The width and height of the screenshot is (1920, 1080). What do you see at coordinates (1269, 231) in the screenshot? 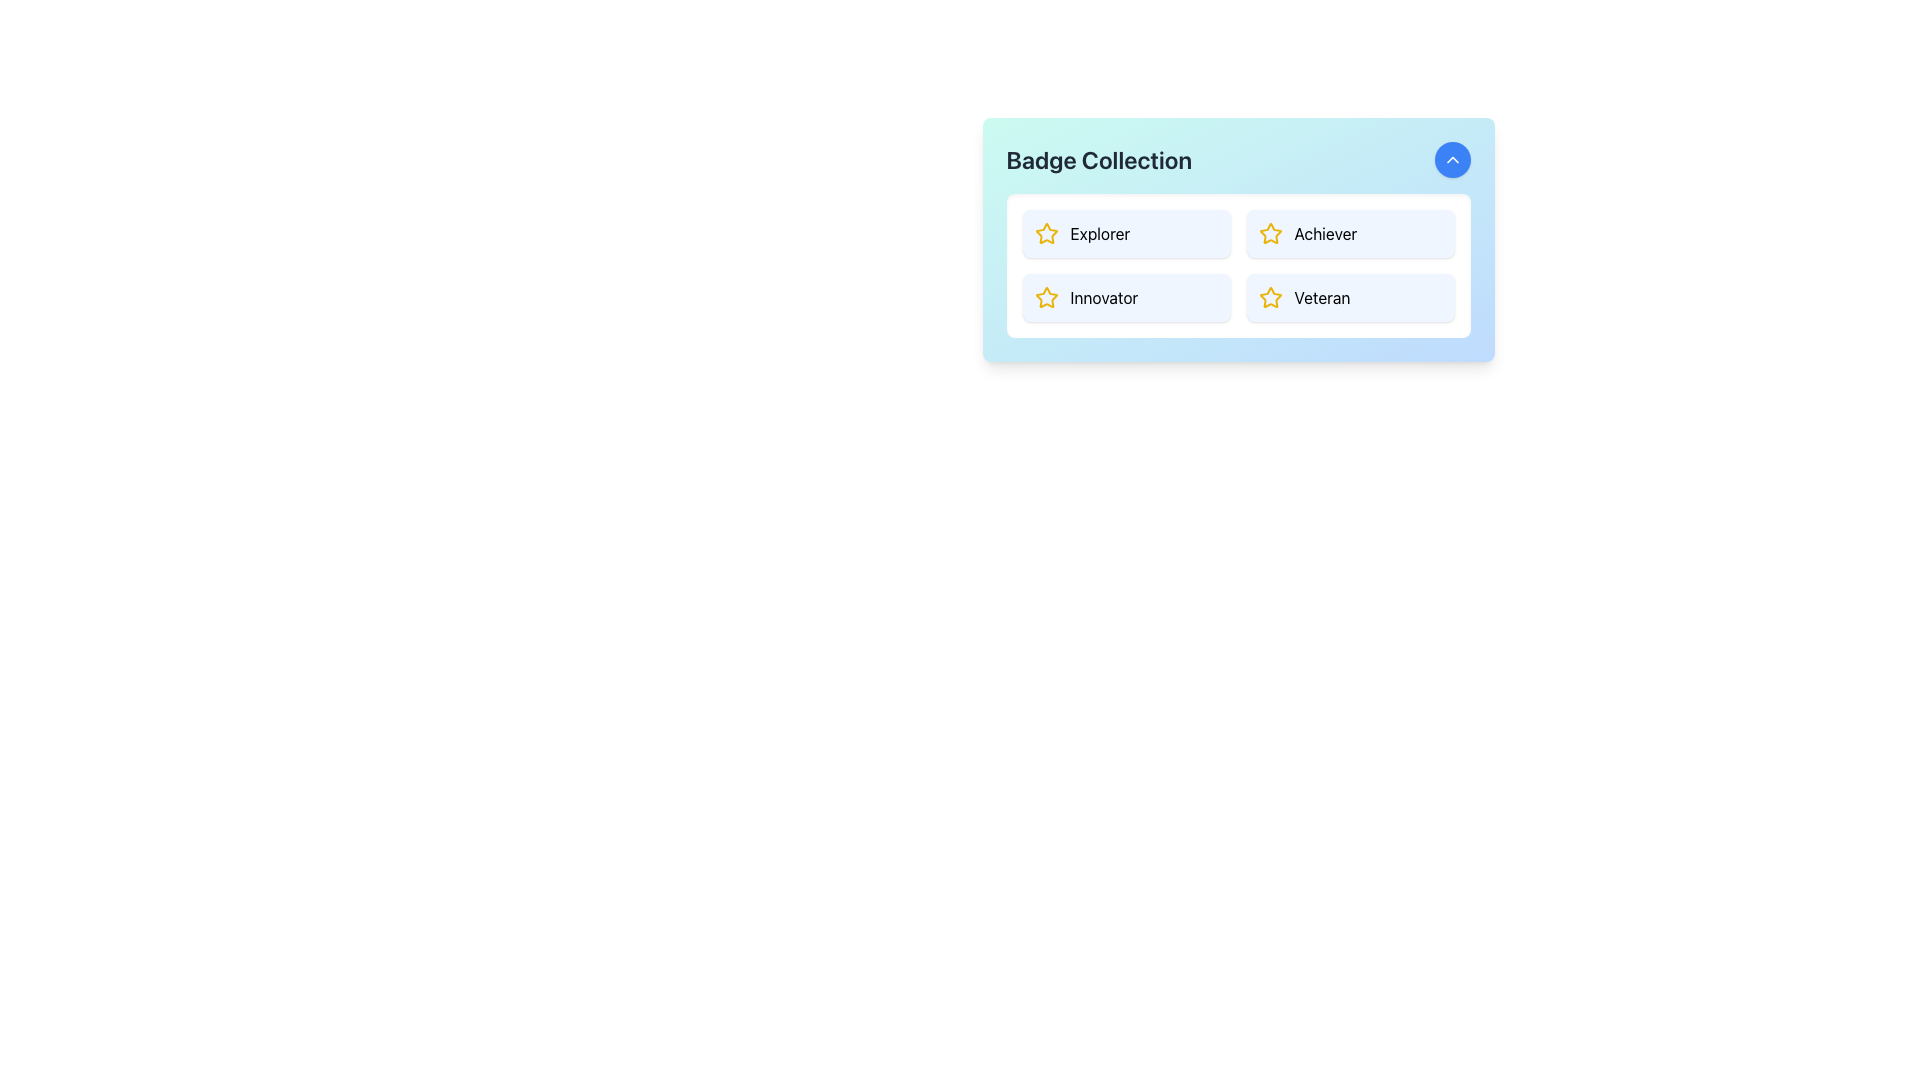
I see `the star-shaped golden-yellow icon associated with the 'Achiever' label` at bounding box center [1269, 231].